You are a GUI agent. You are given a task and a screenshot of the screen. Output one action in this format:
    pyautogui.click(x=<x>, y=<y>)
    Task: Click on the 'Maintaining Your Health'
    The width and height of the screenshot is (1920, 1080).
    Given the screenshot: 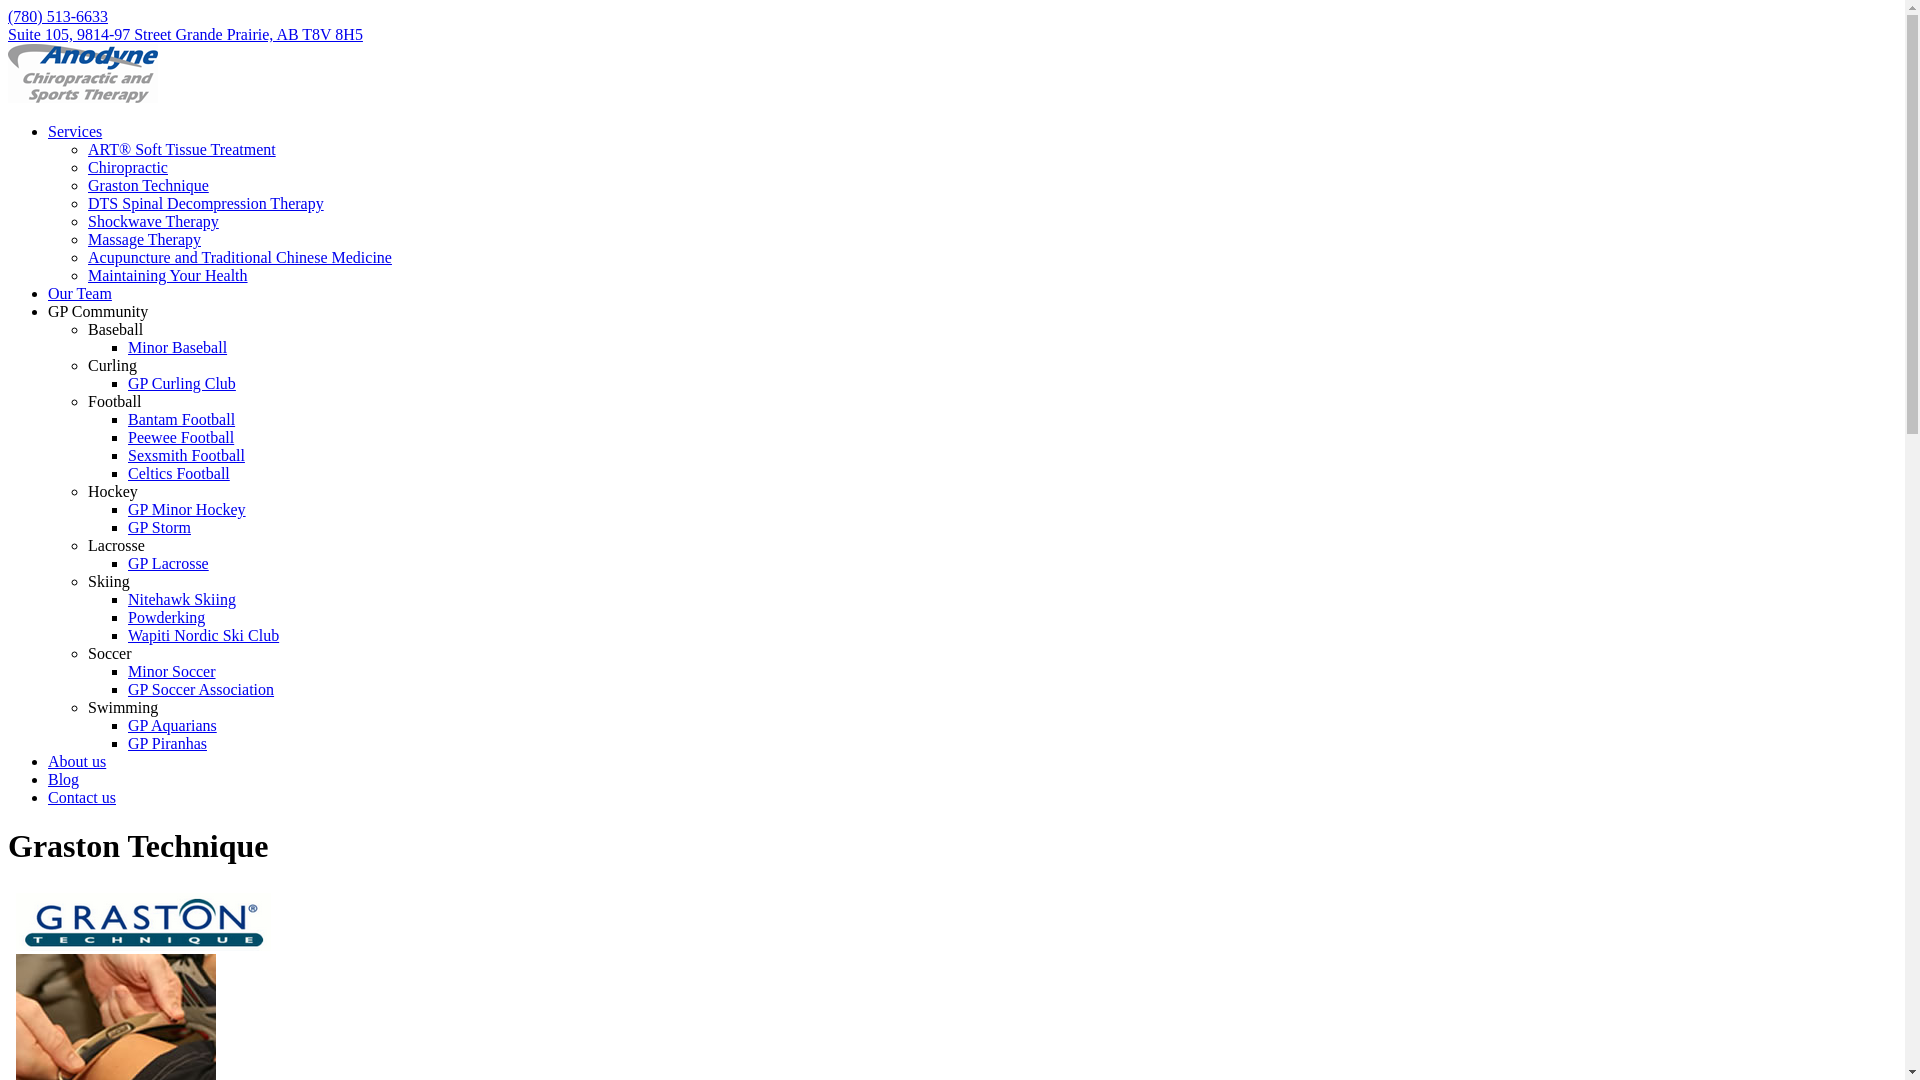 What is the action you would take?
    pyautogui.click(x=86, y=275)
    